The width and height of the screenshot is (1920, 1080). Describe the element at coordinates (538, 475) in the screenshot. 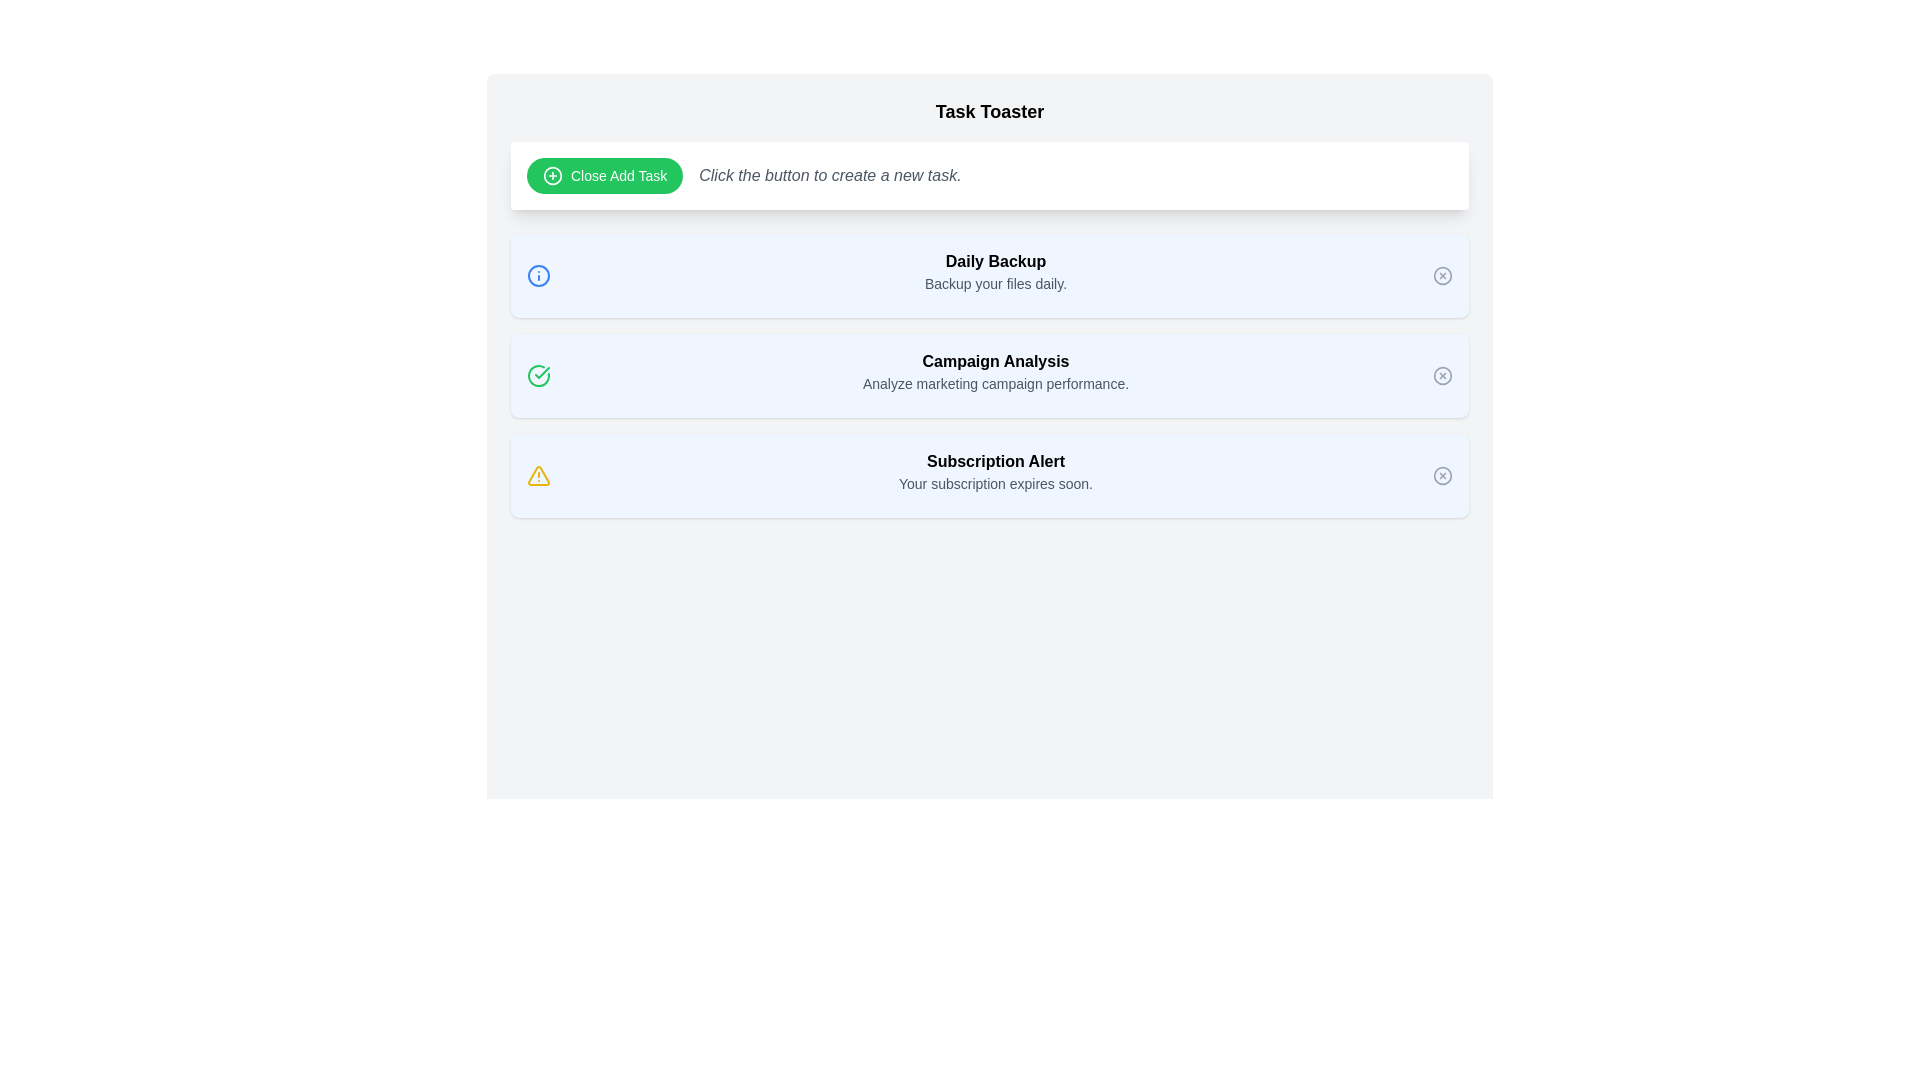

I see `the warning icon located on the left-hand side of the 'Subscription Alert' notification box, which indicates an alert or warning status` at that location.